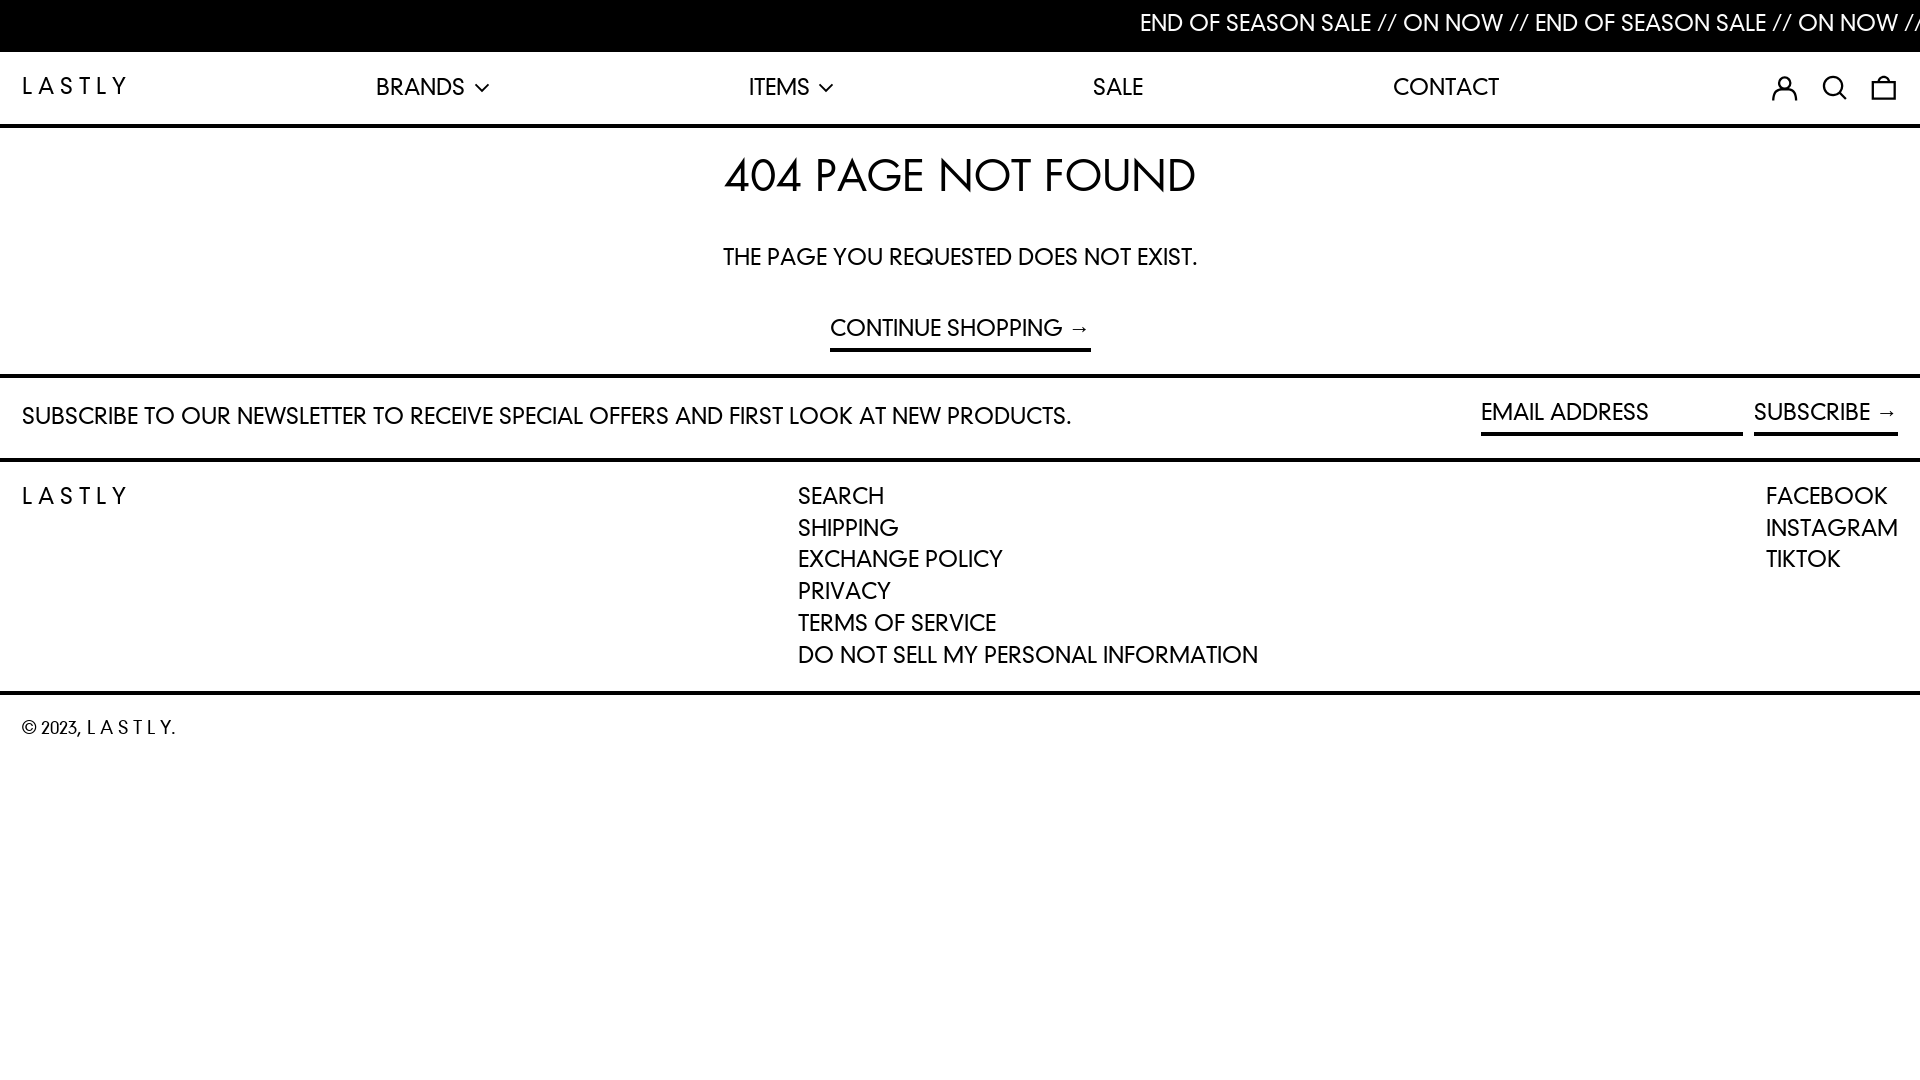  Describe the element at coordinates (1117, 87) in the screenshot. I see `'SALE'` at that location.